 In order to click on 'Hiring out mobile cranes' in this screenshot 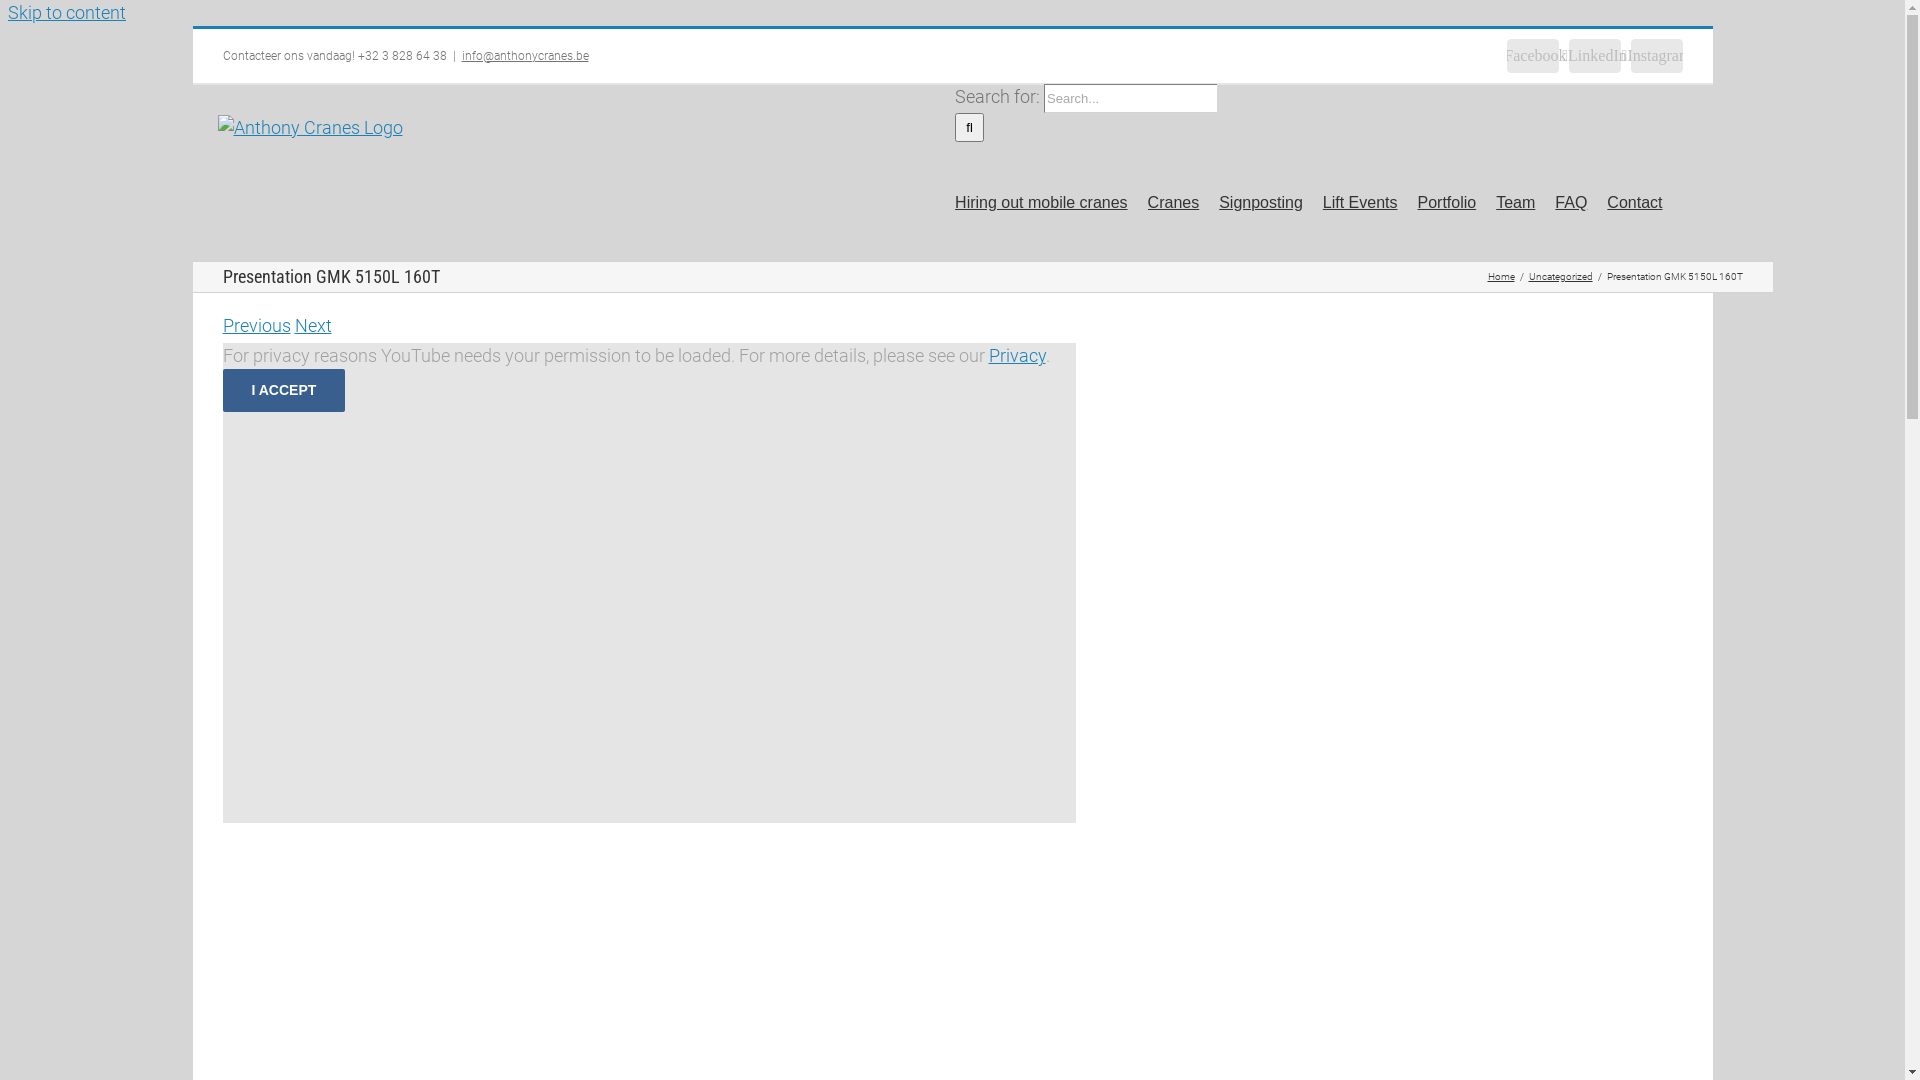, I will do `click(1040, 201)`.